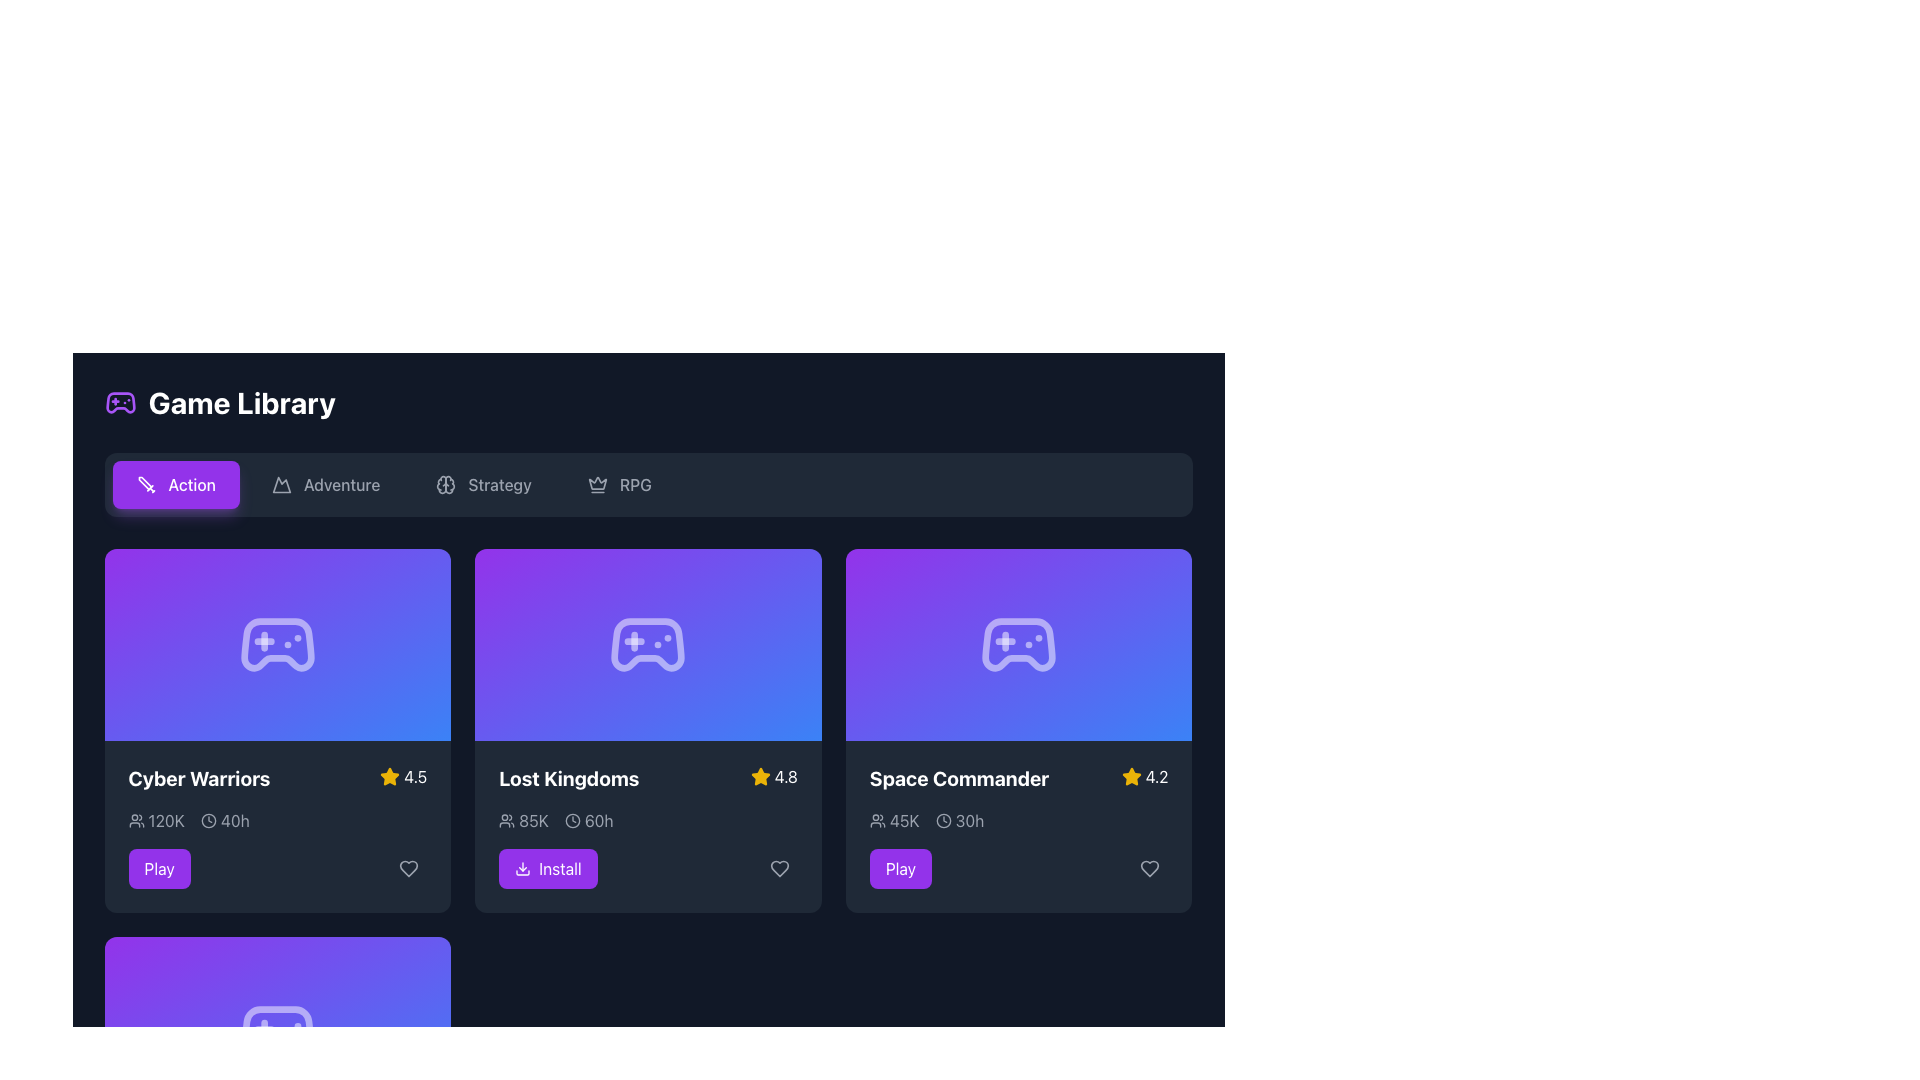 The width and height of the screenshot is (1920, 1080). Describe the element at coordinates (390, 775) in the screenshot. I see `the star icon representing the rating for the game 'Cyber Warriors' located in the first game card` at that location.